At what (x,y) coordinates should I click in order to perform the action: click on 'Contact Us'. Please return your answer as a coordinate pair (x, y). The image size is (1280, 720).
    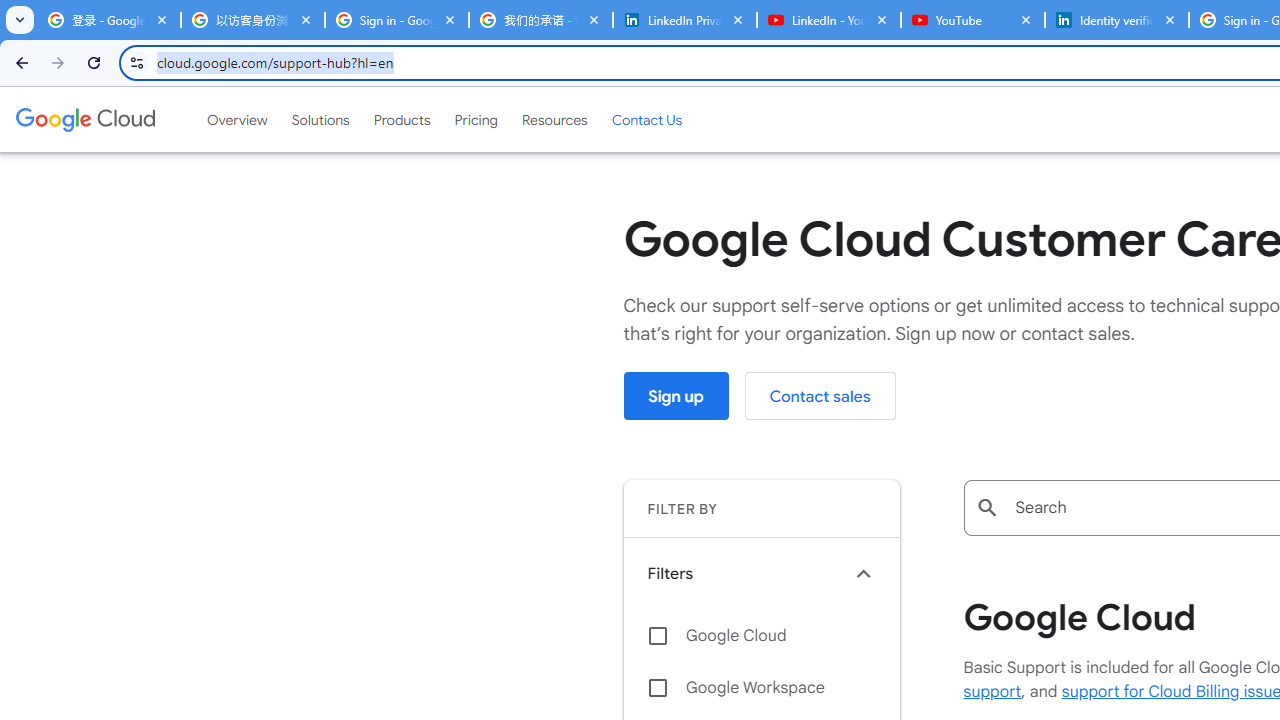
    Looking at the image, I should click on (647, 119).